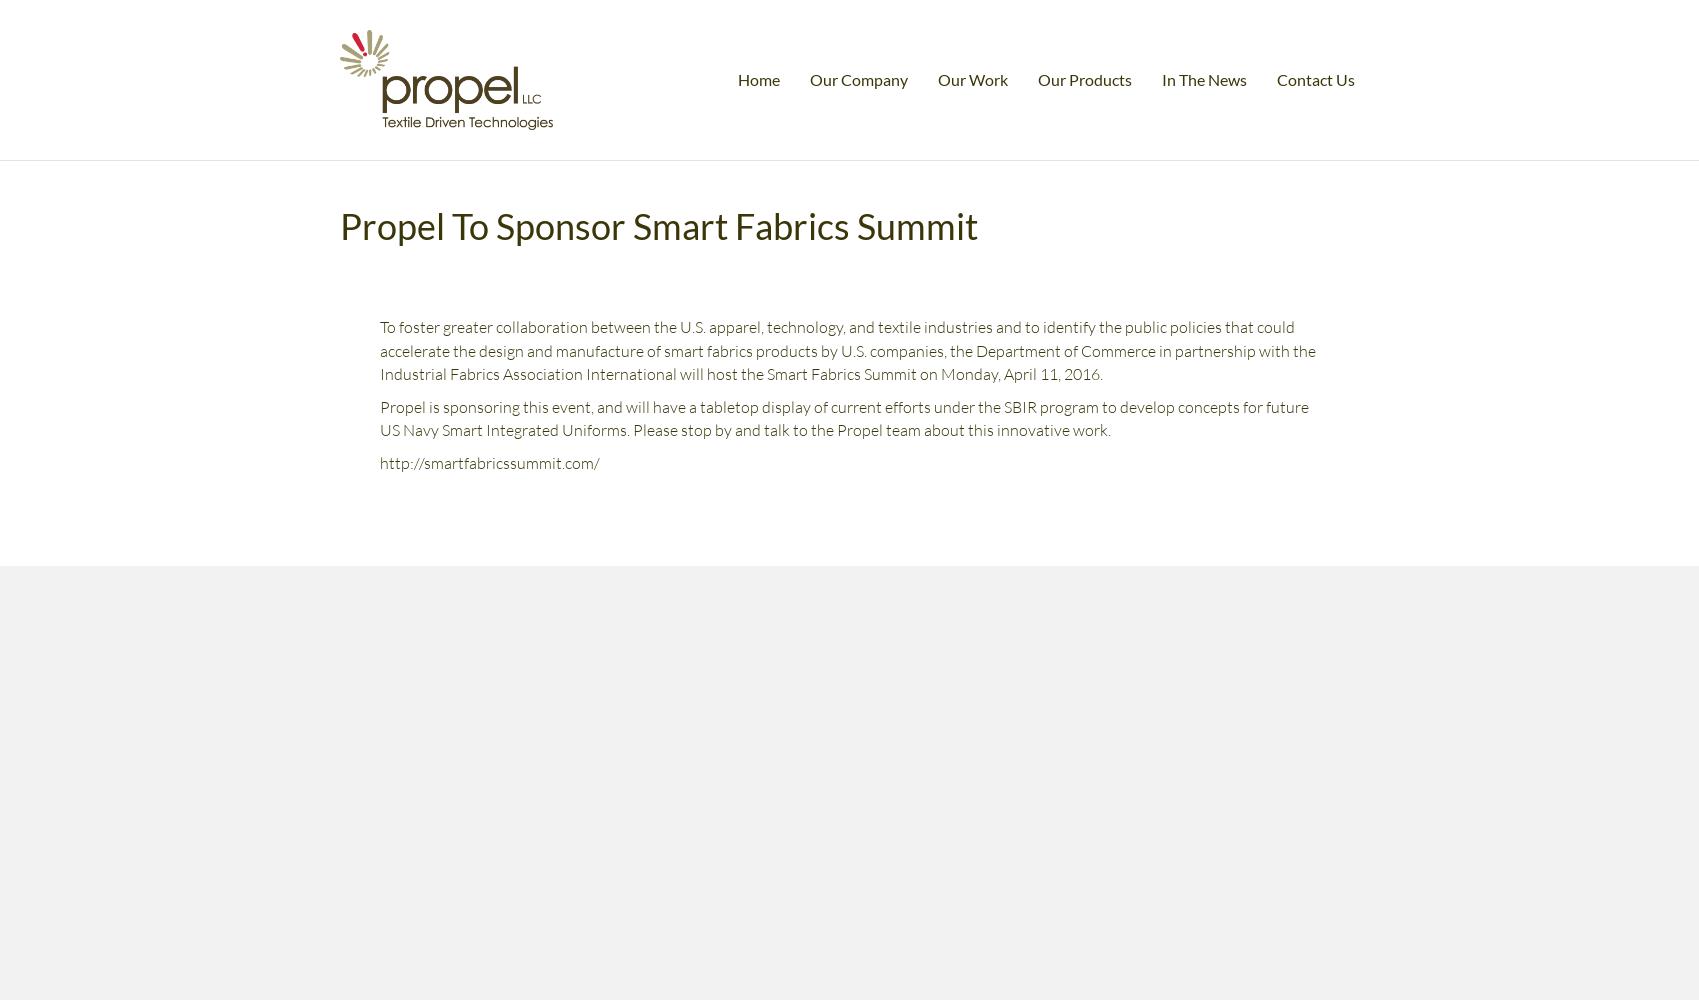  I want to click on 'In The News', so click(1204, 77).